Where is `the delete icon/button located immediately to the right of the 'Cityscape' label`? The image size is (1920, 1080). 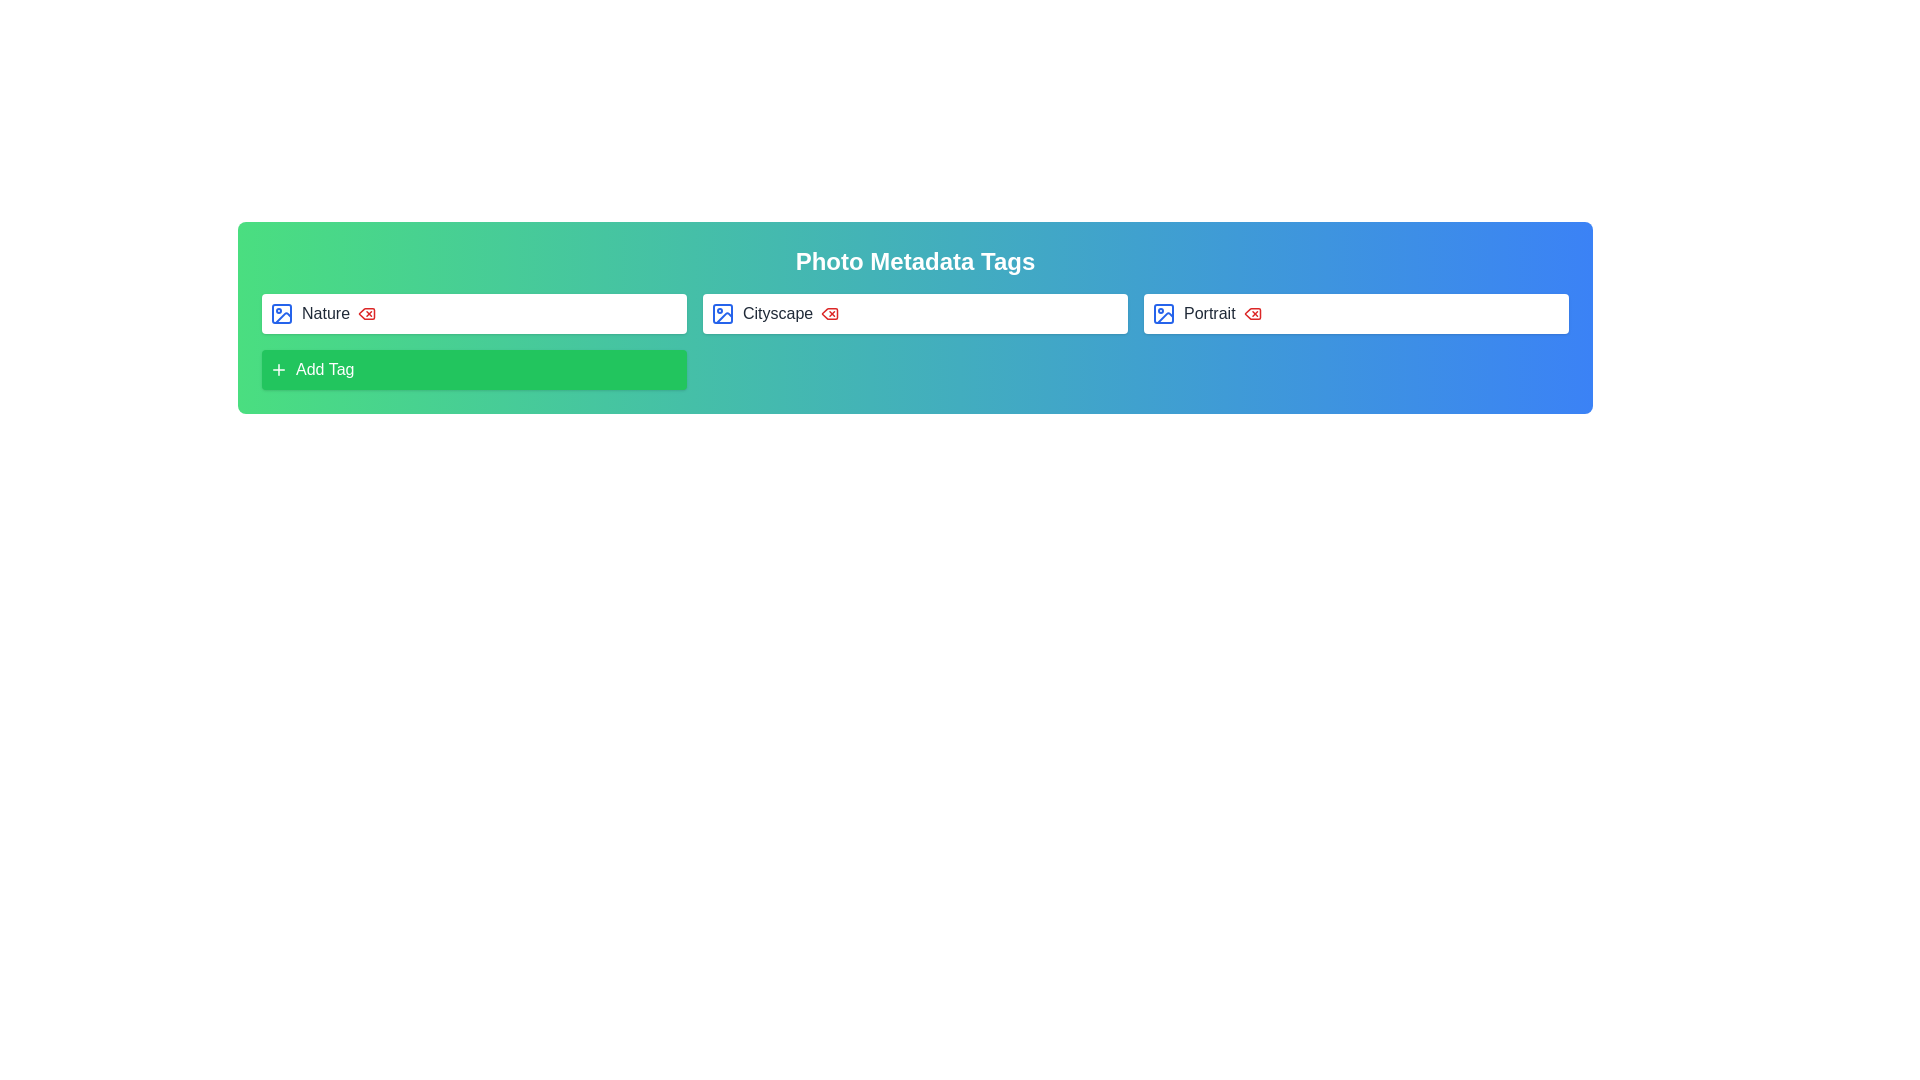
the delete icon/button located immediately to the right of the 'Cityscape' label is located at coordinates (830, 313).